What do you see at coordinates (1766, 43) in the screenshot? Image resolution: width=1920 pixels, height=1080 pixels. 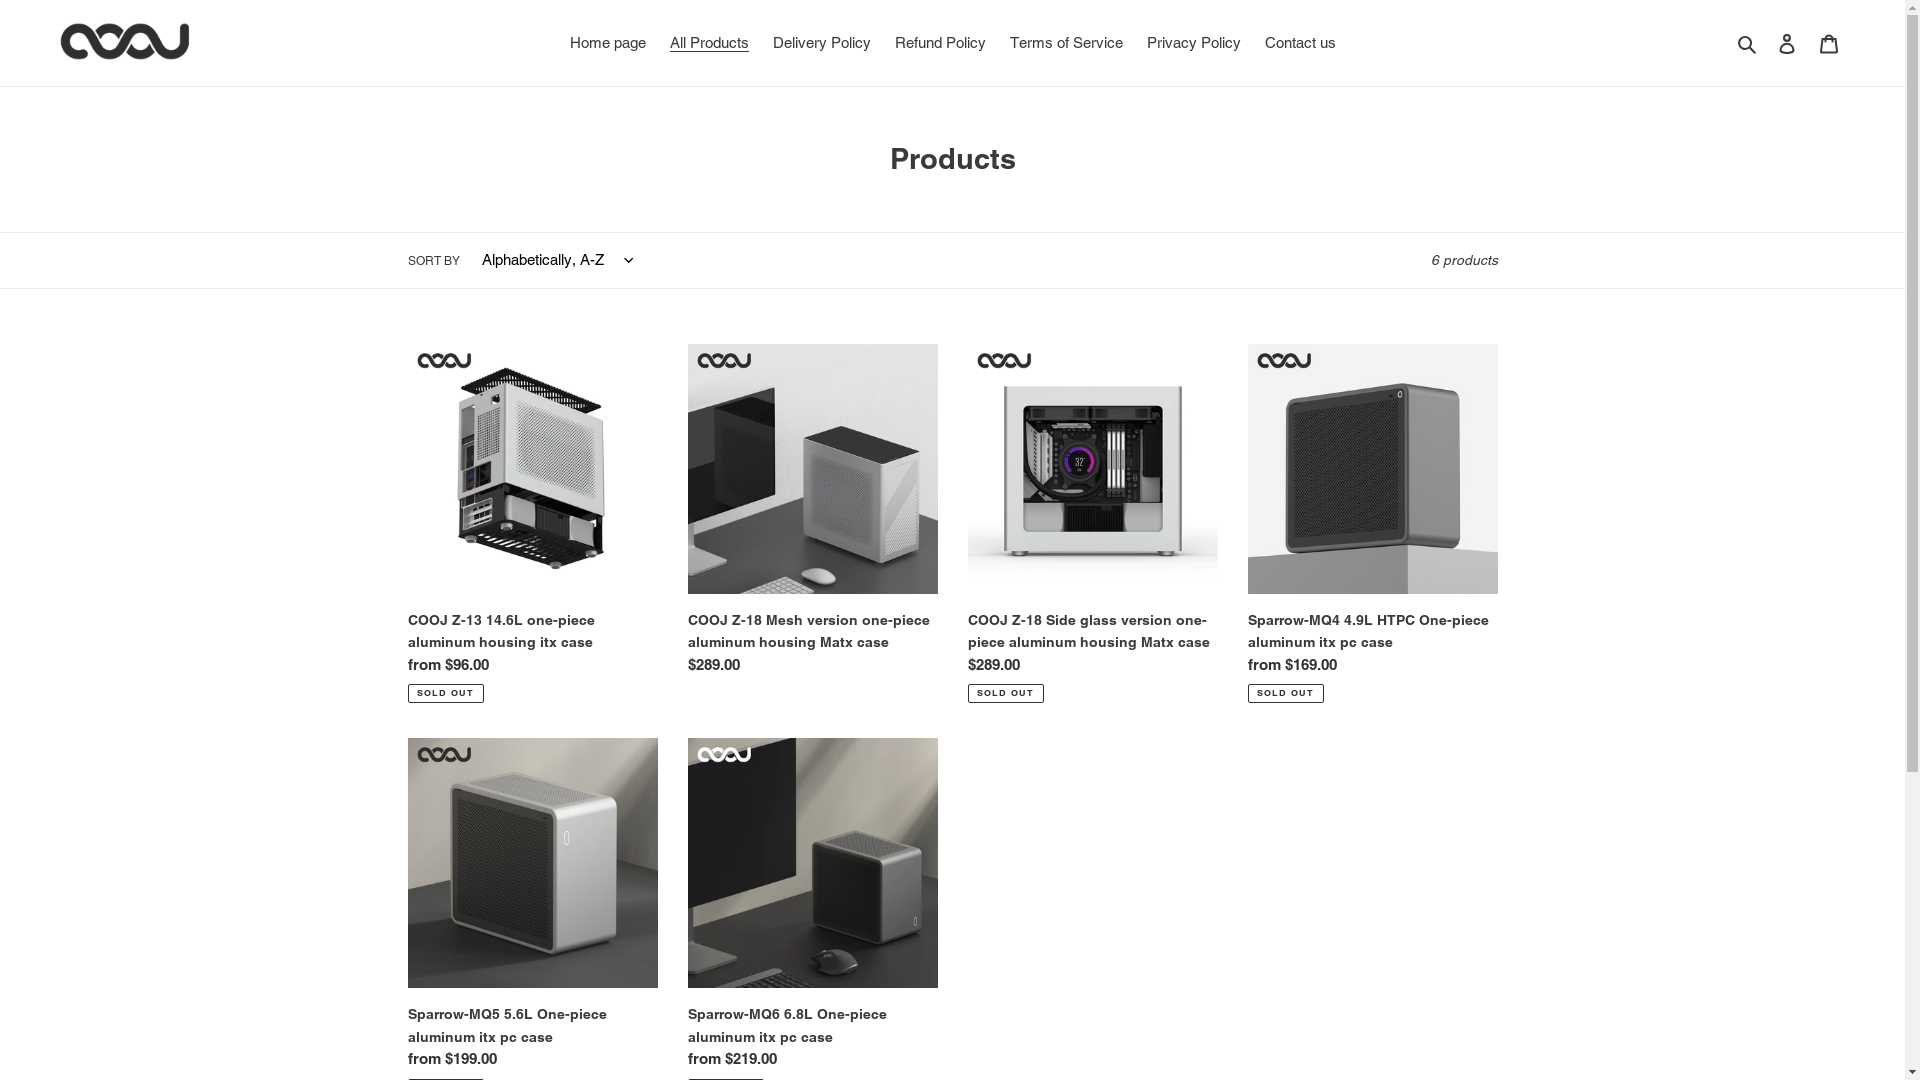 I see `'Log in'` at bounding box center [1766, 43].